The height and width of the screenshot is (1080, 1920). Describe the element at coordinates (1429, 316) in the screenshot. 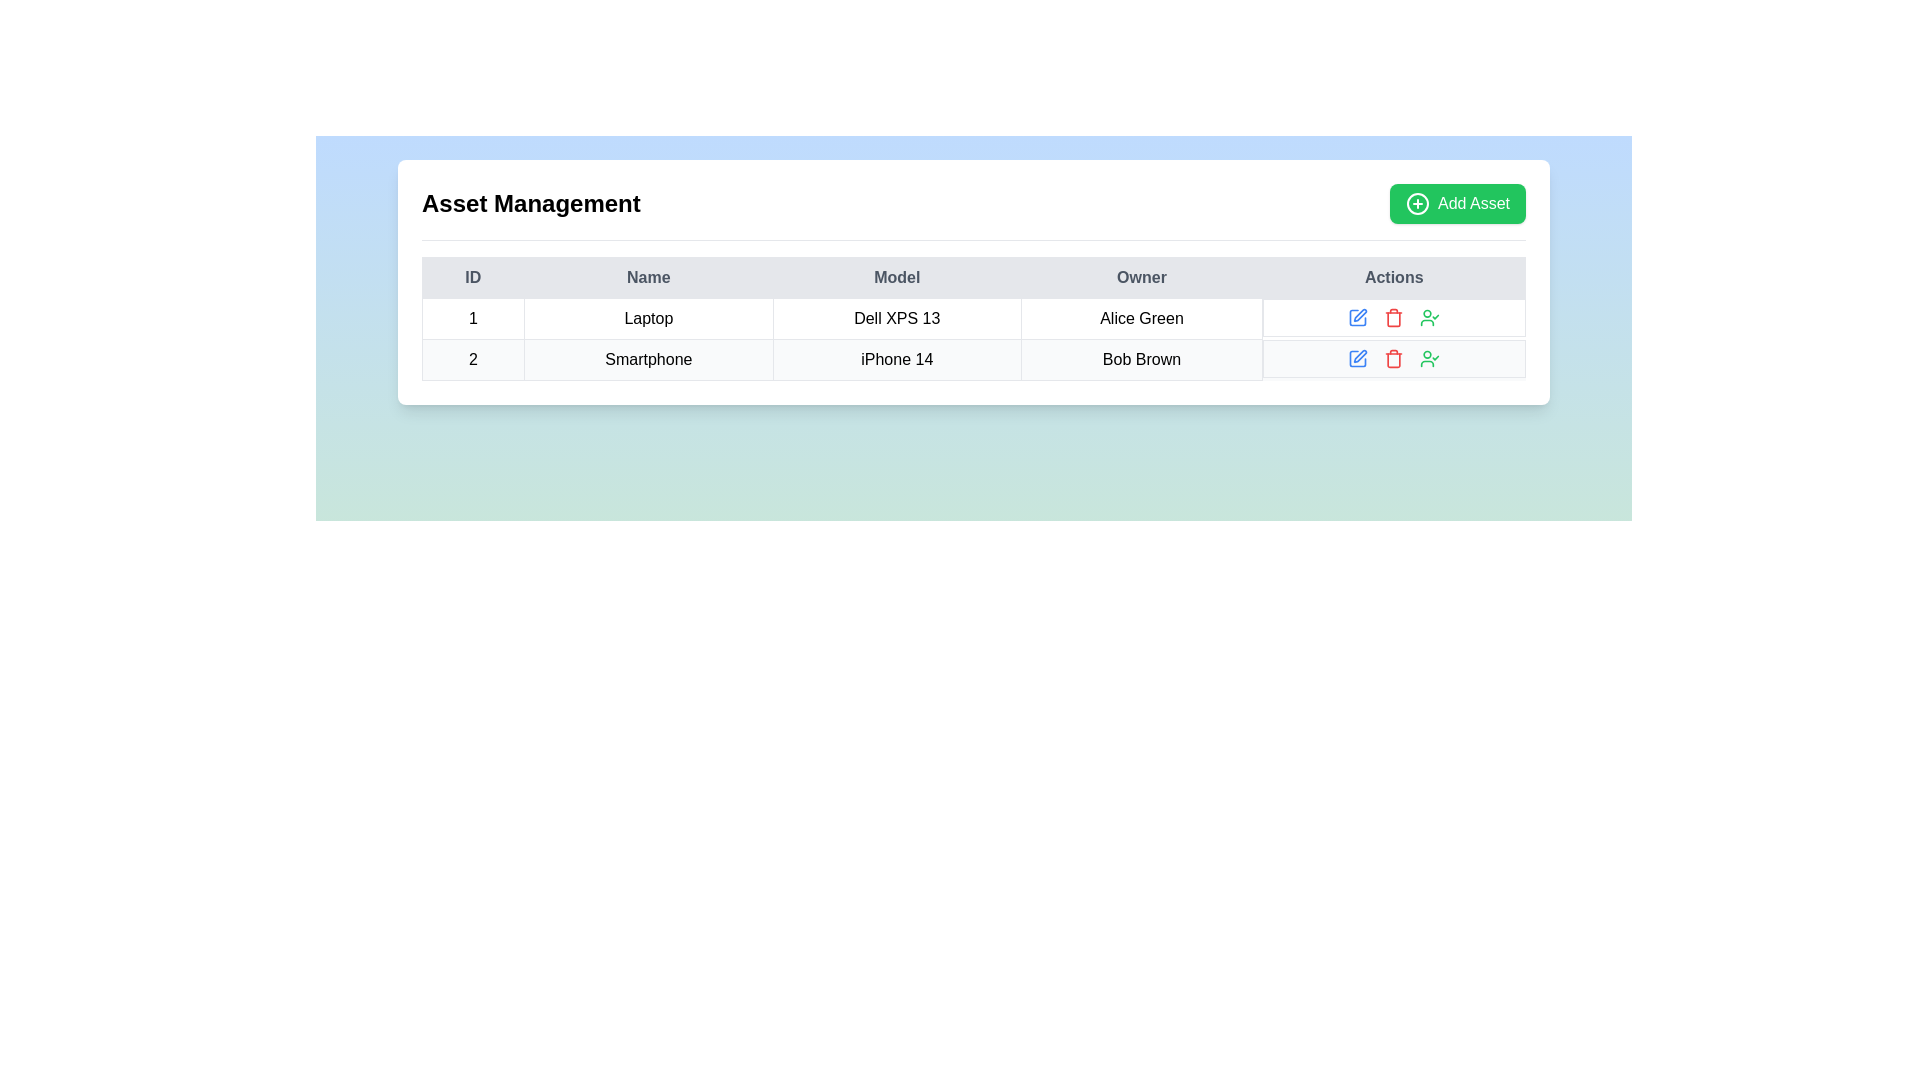

I see `the interactive green user icon with a checkmark located in the second row of the 'Actions' column in the table interface` at that location.